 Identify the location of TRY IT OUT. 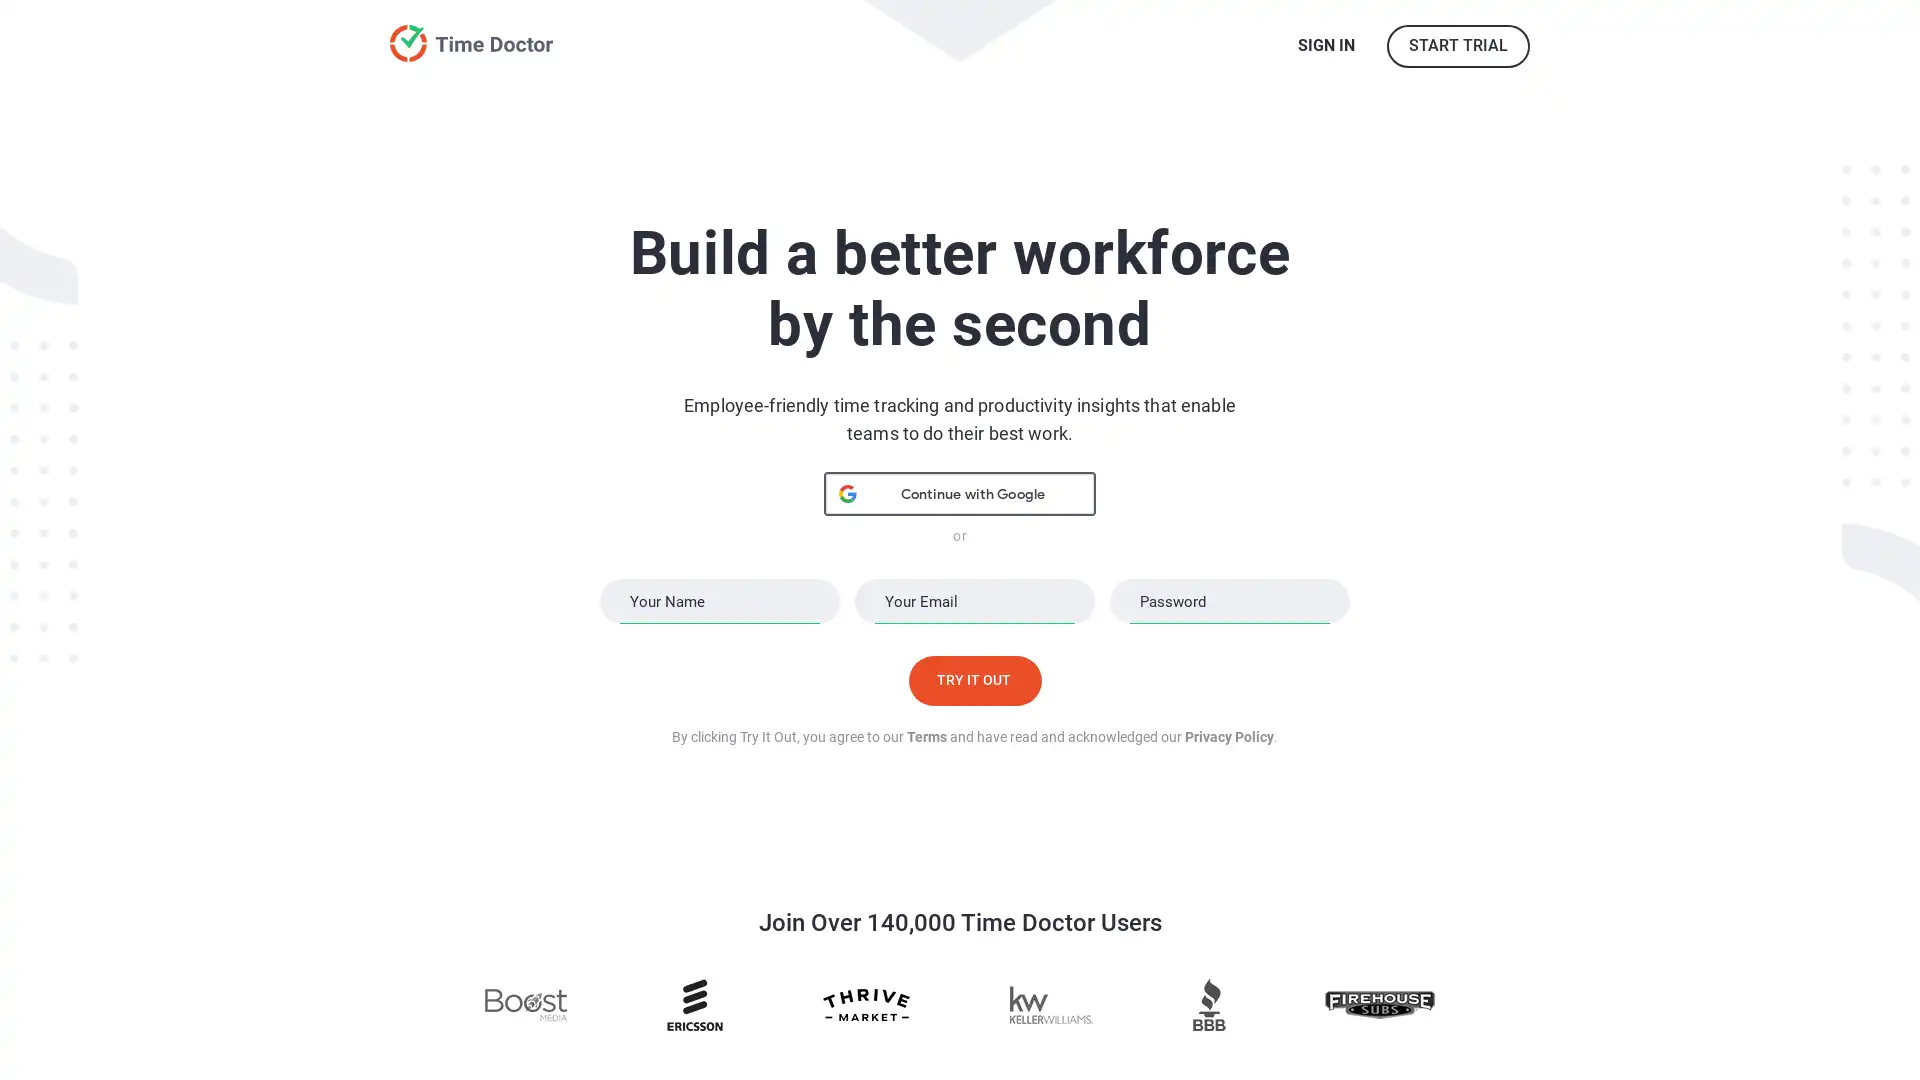
(974, 678).